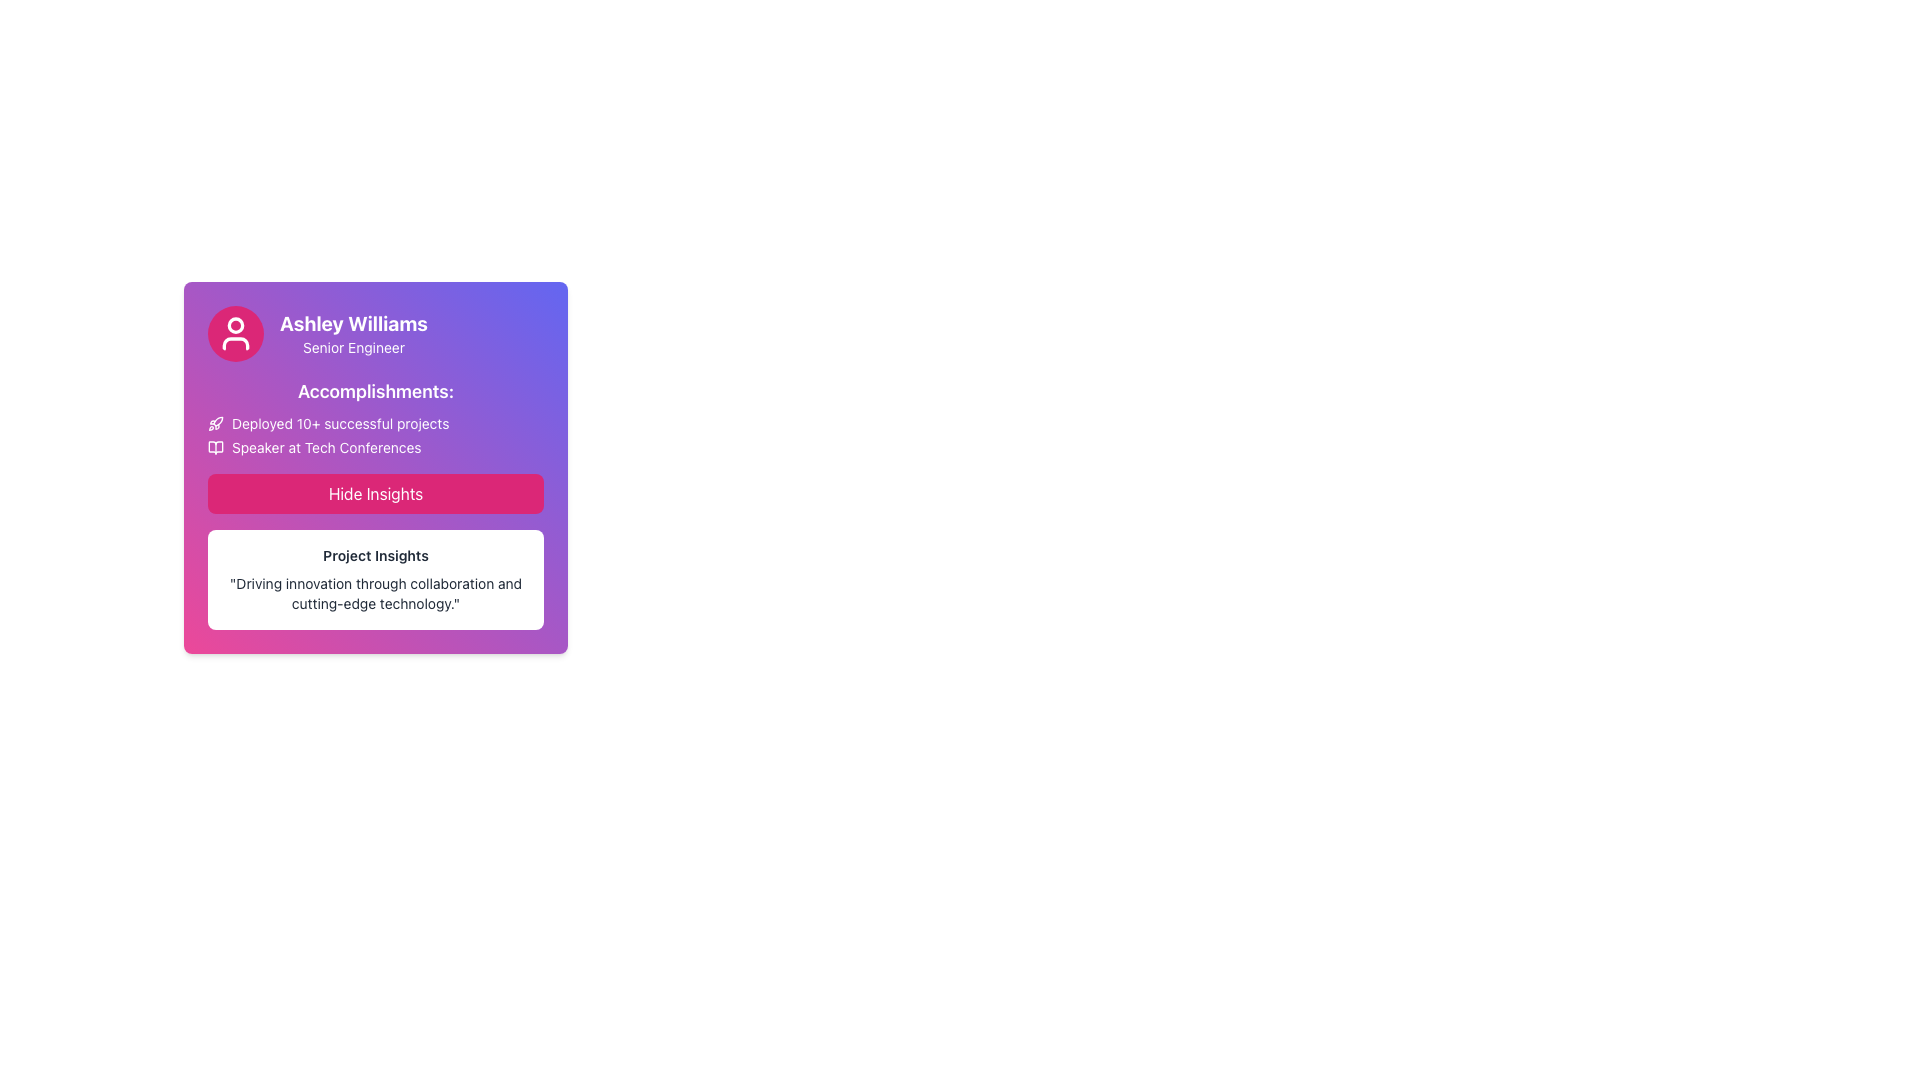  What do you see at coordinates (354, 333) in the screenshot?
I see `text content displayed in the Text Display element, which shows the name and title of an individual, located near the top of the card layout, to the right of the circular profile icon` at bounding box center [354, 333].